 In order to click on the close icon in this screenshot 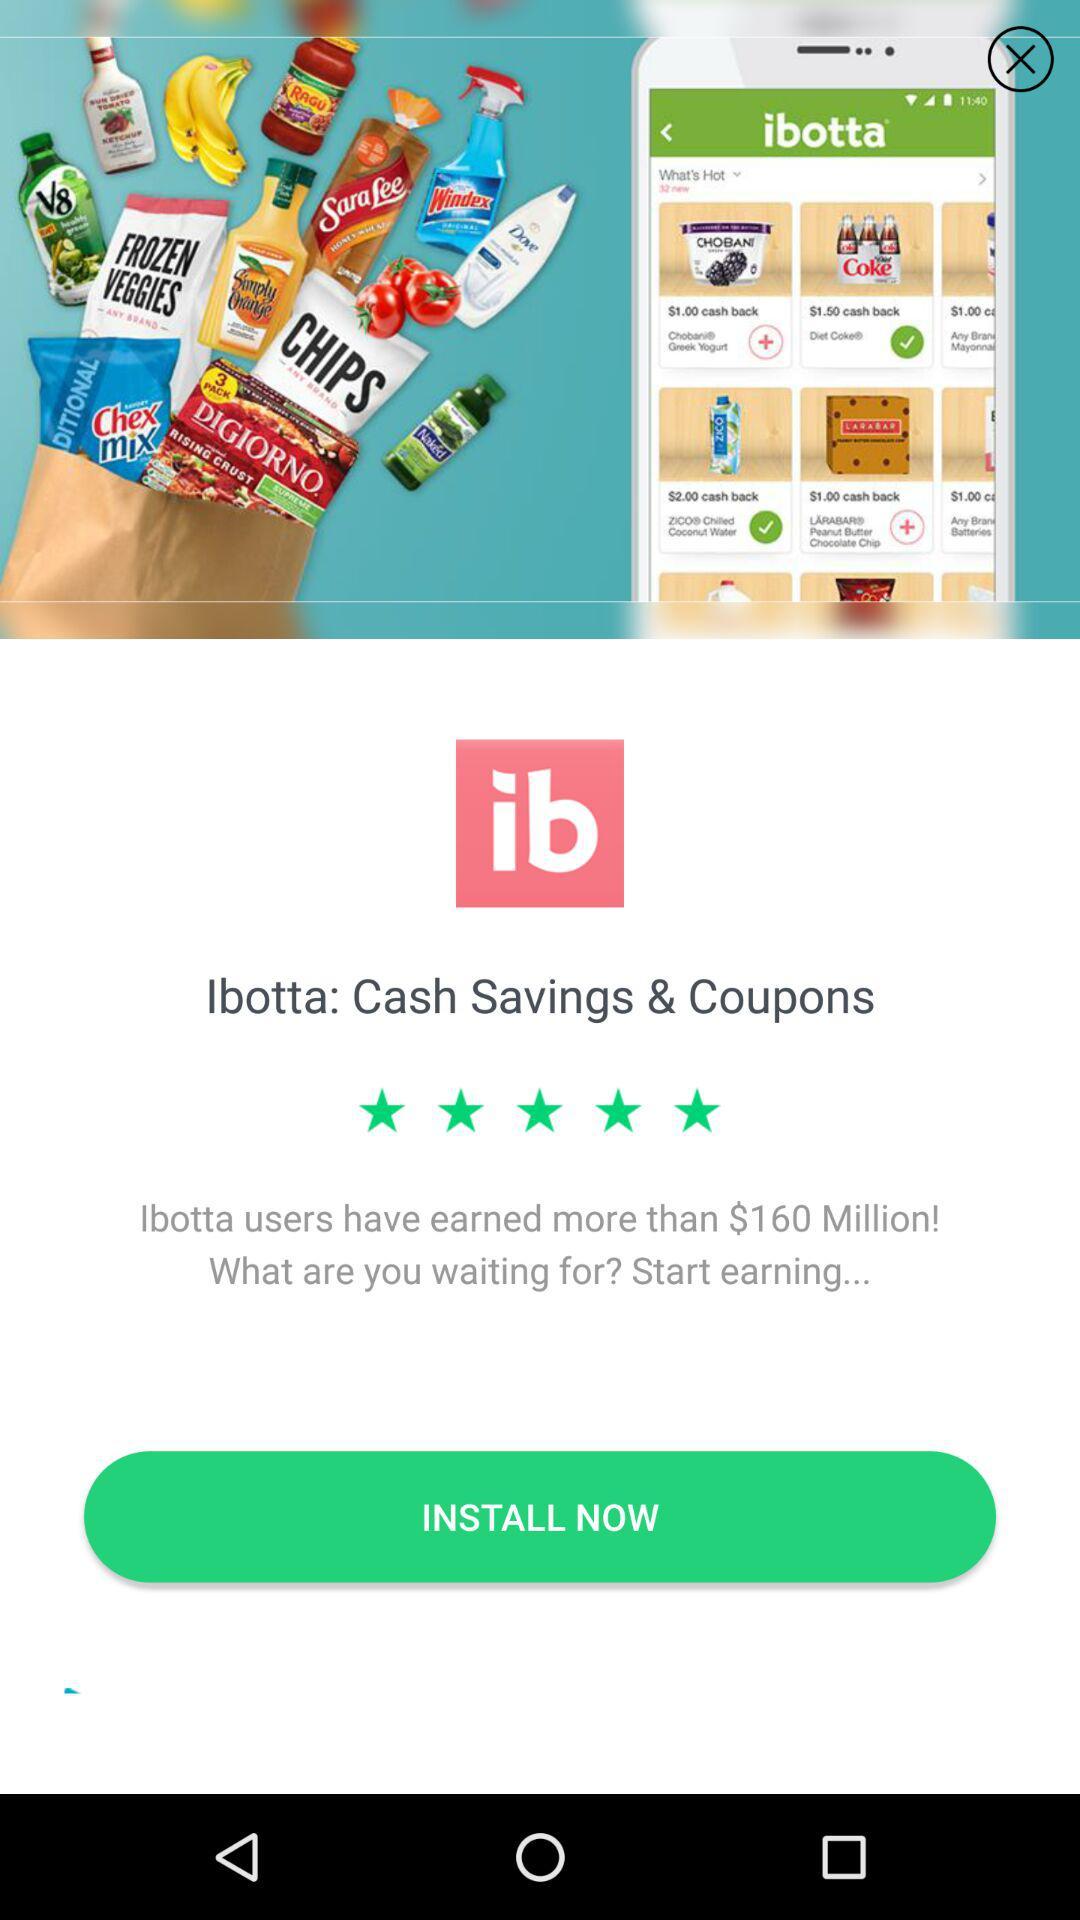, I will do `click(1020, 59)`.